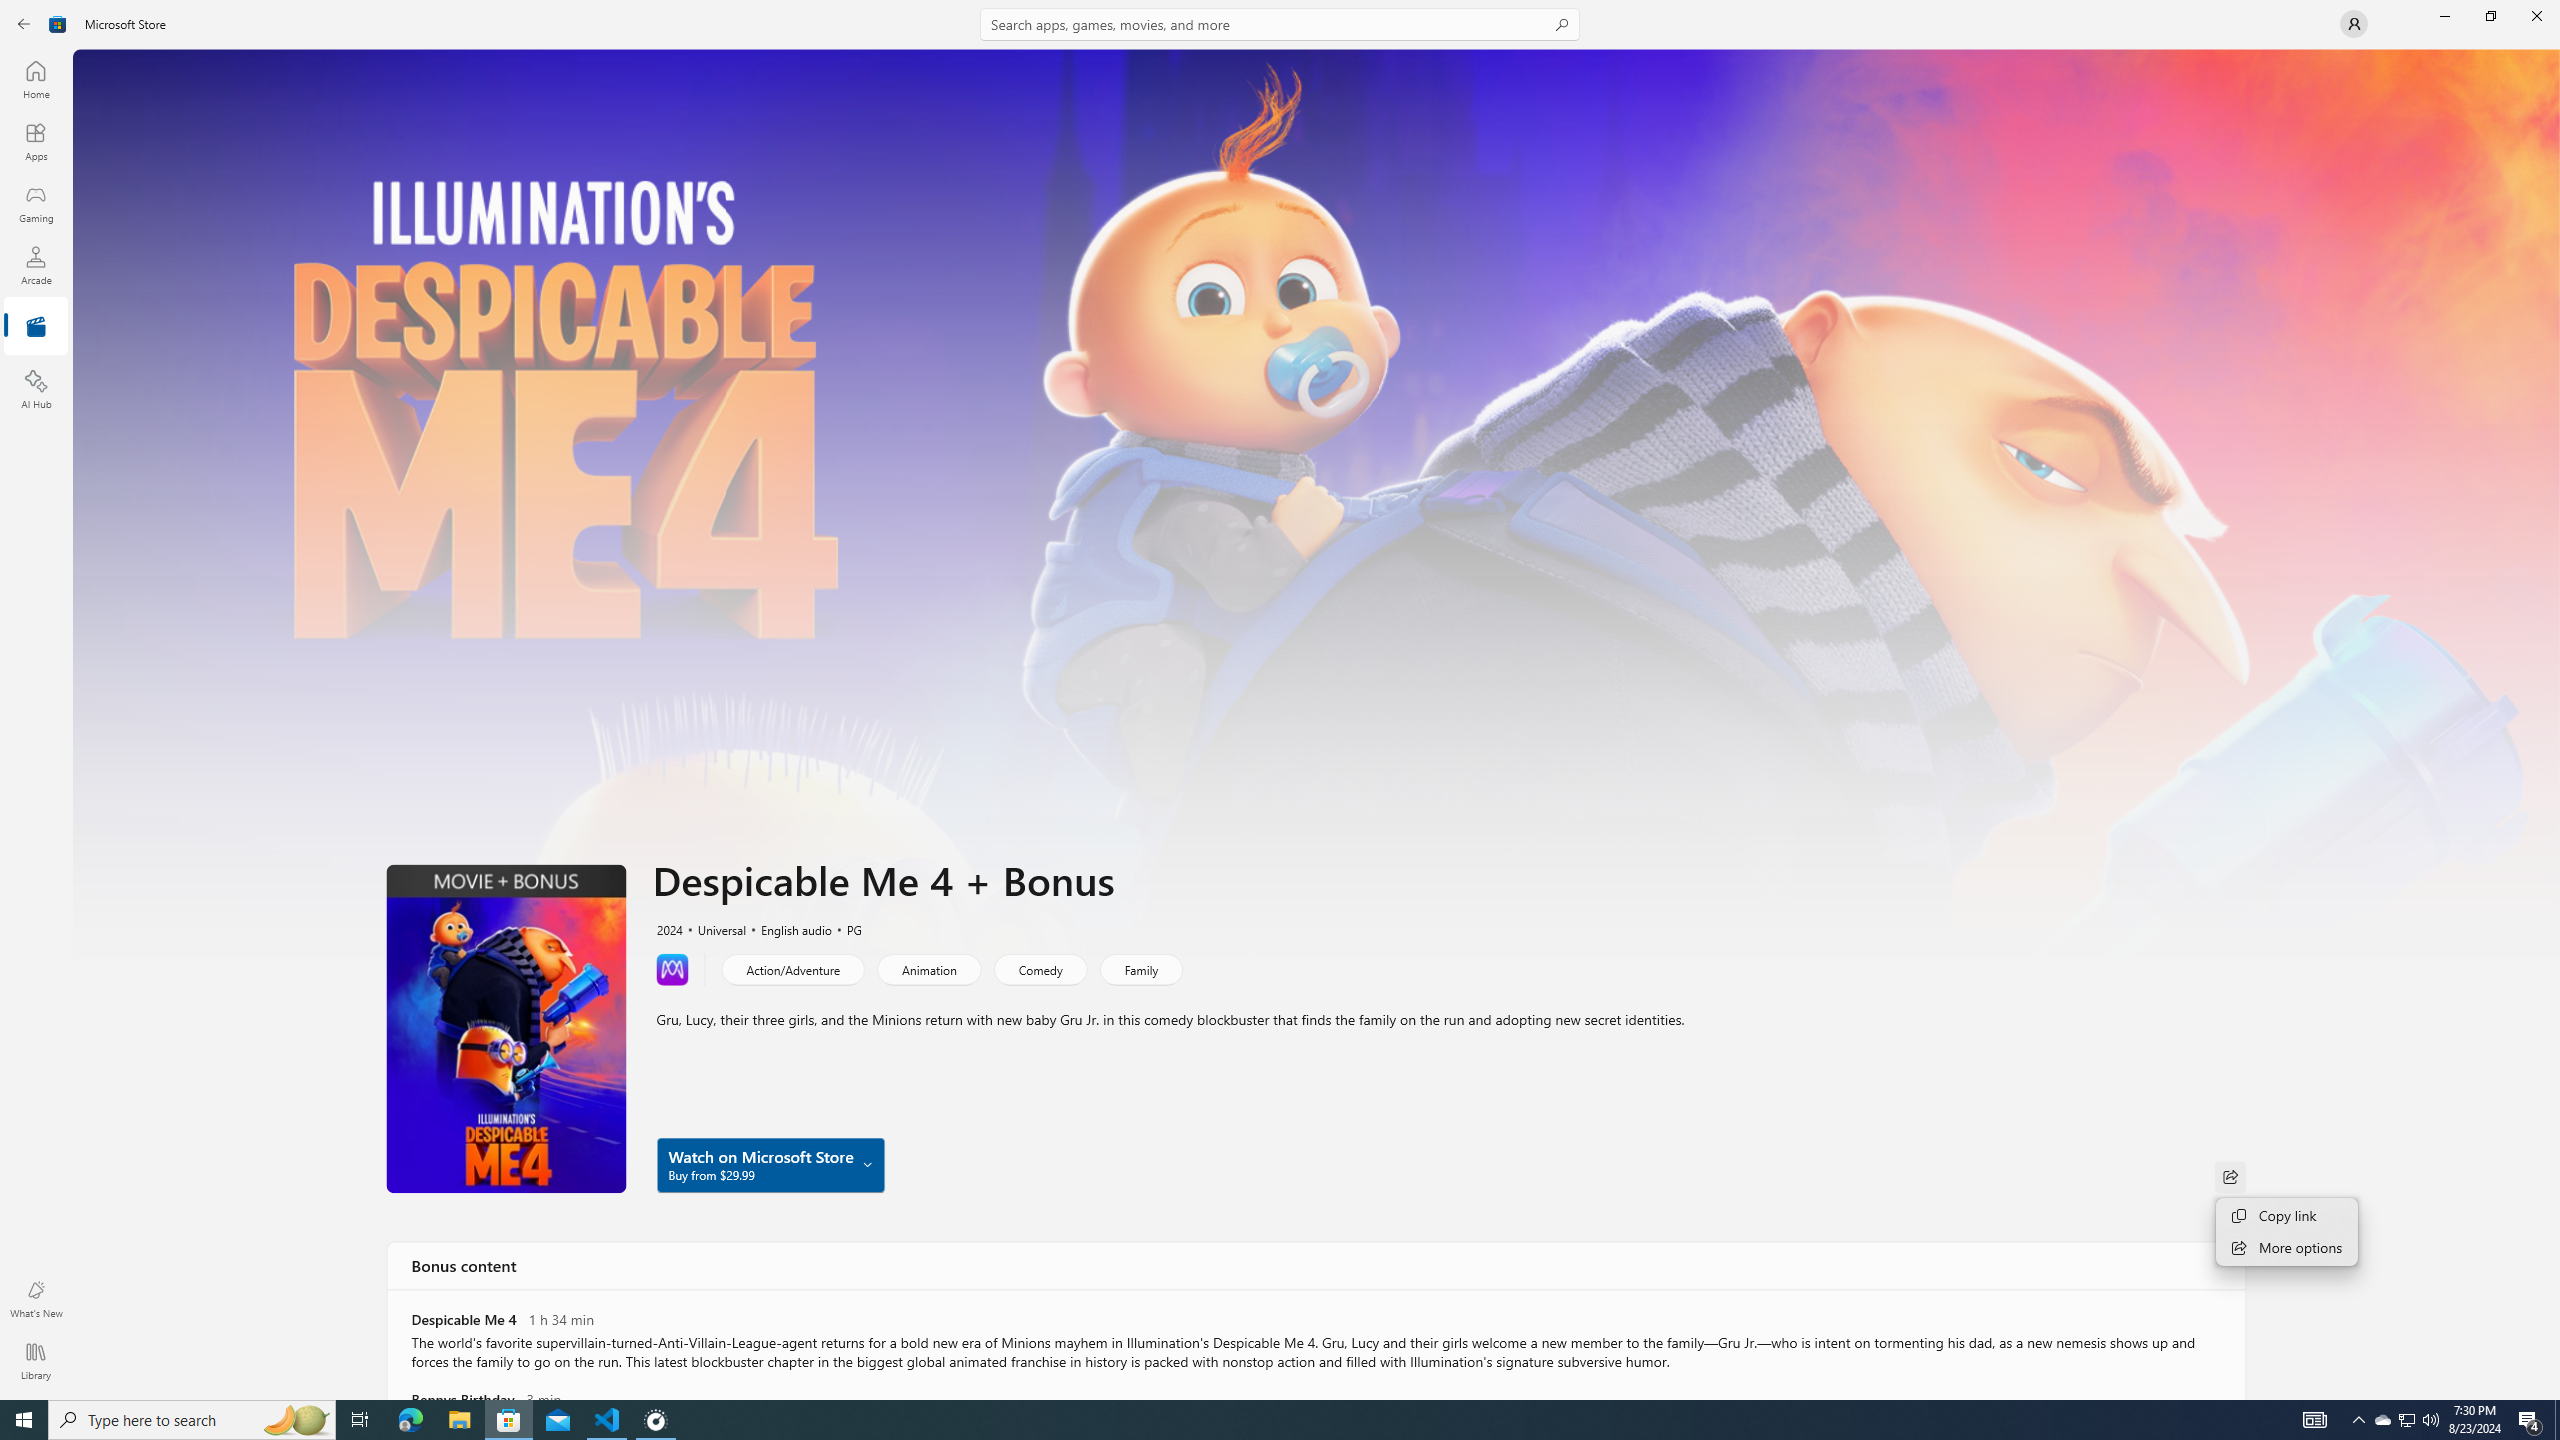  What do you see at coordinates (1039, 968) in the screenshot?
I see `'Comedy'` at bounding box center [1039, 968].